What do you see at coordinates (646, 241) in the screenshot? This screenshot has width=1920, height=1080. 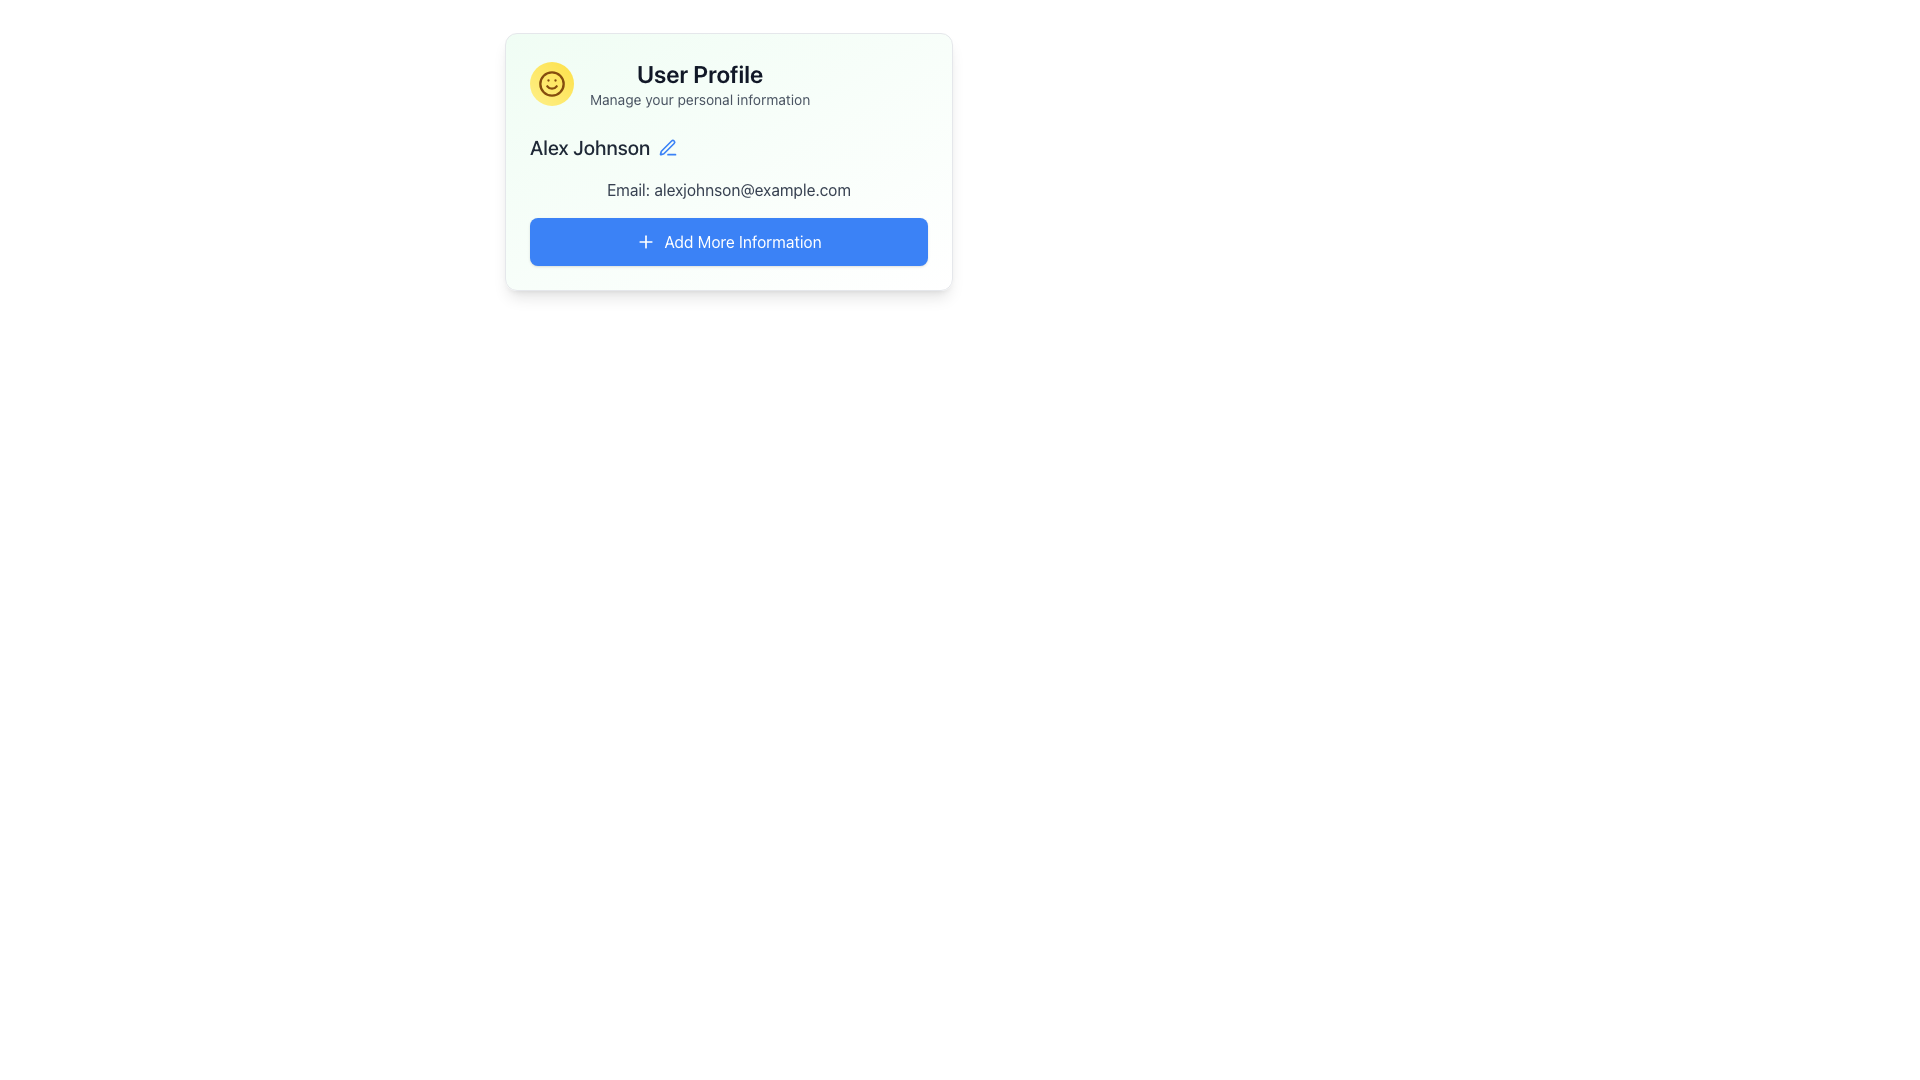 I see `the 'Add More Information' button that contains the decorative icon located to its left` at bounding box center [646, 241].